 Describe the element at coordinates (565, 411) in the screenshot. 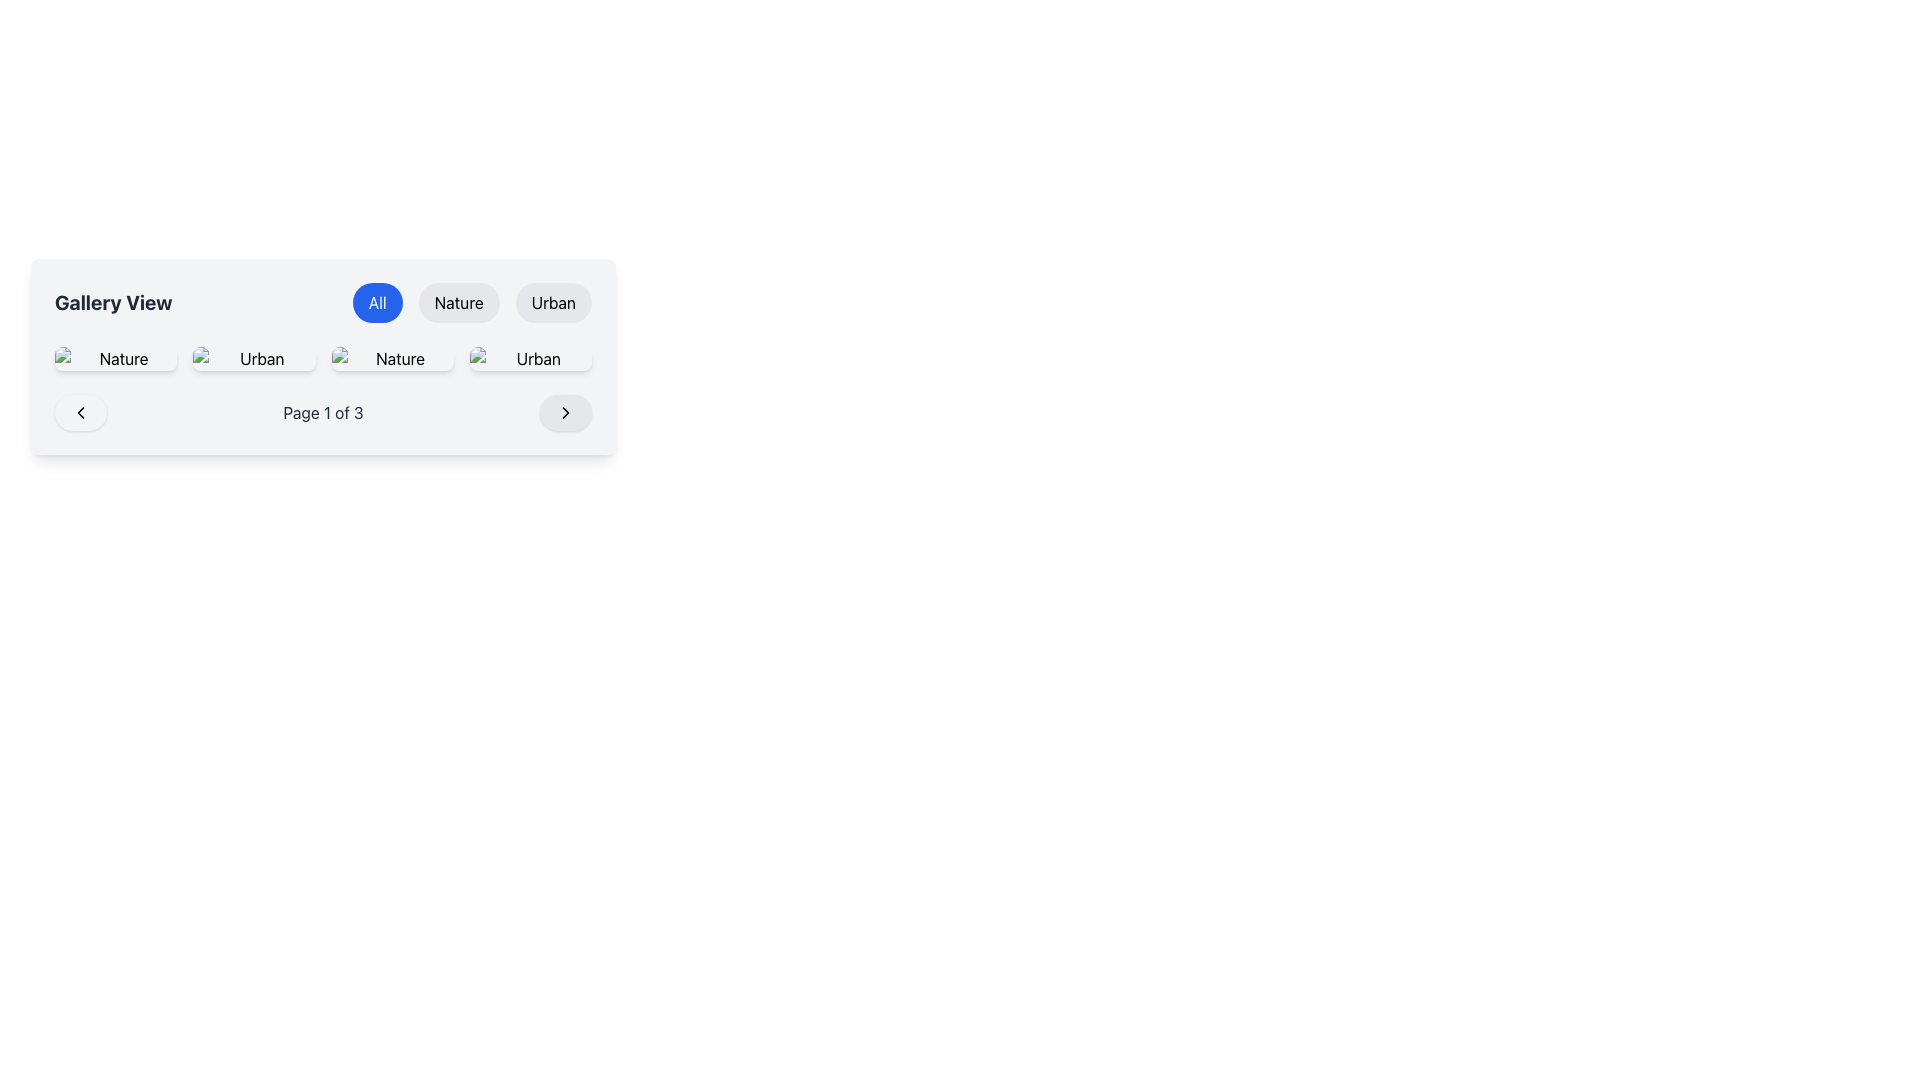

I see `the rightward chevron icon located within the circular button at the bottom-right corner of the panel, which signifies navigation to the next page or section` at that location.